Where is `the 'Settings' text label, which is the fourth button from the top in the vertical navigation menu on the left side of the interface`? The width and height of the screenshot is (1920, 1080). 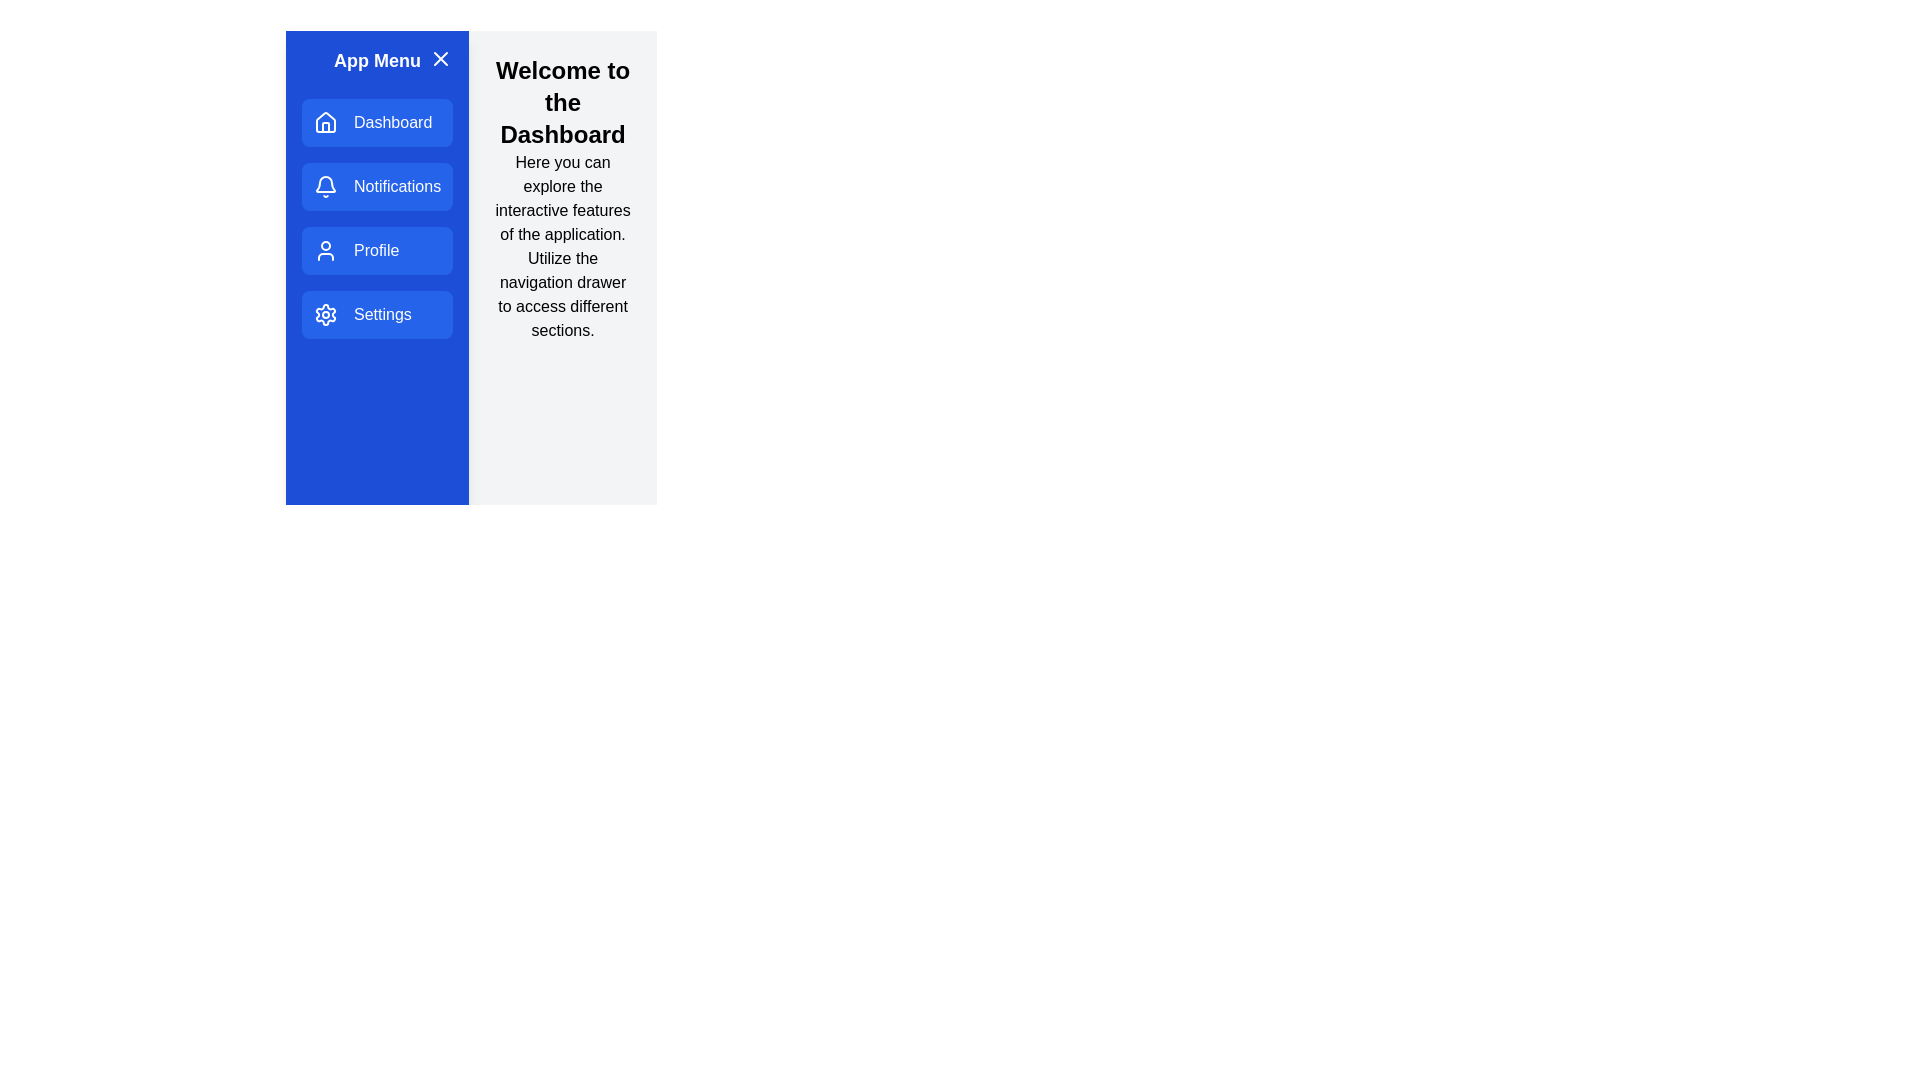 the 'Settings' text label, which is the fourth button from the top in the vertical navigation menu on the left side of the interface is located at coordinates (382, 315).